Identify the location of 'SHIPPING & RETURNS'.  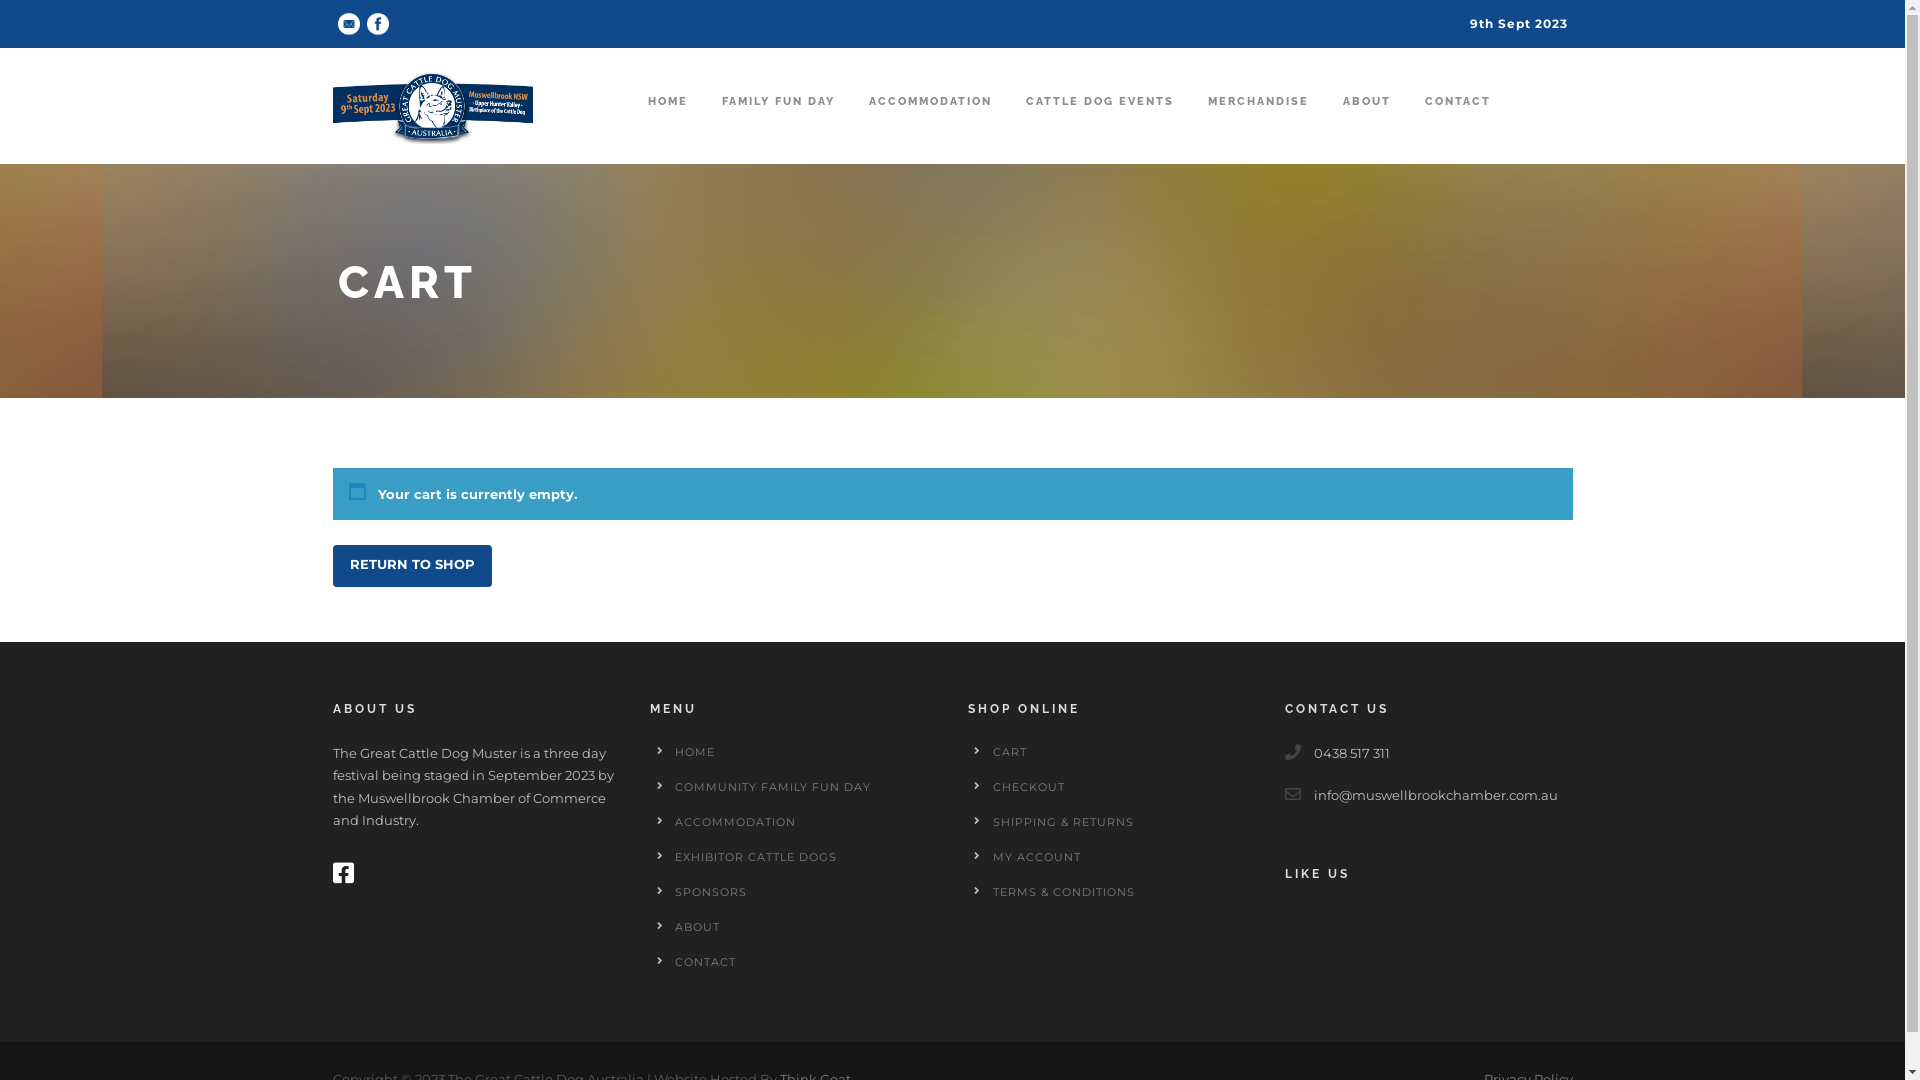
(1061, 821).